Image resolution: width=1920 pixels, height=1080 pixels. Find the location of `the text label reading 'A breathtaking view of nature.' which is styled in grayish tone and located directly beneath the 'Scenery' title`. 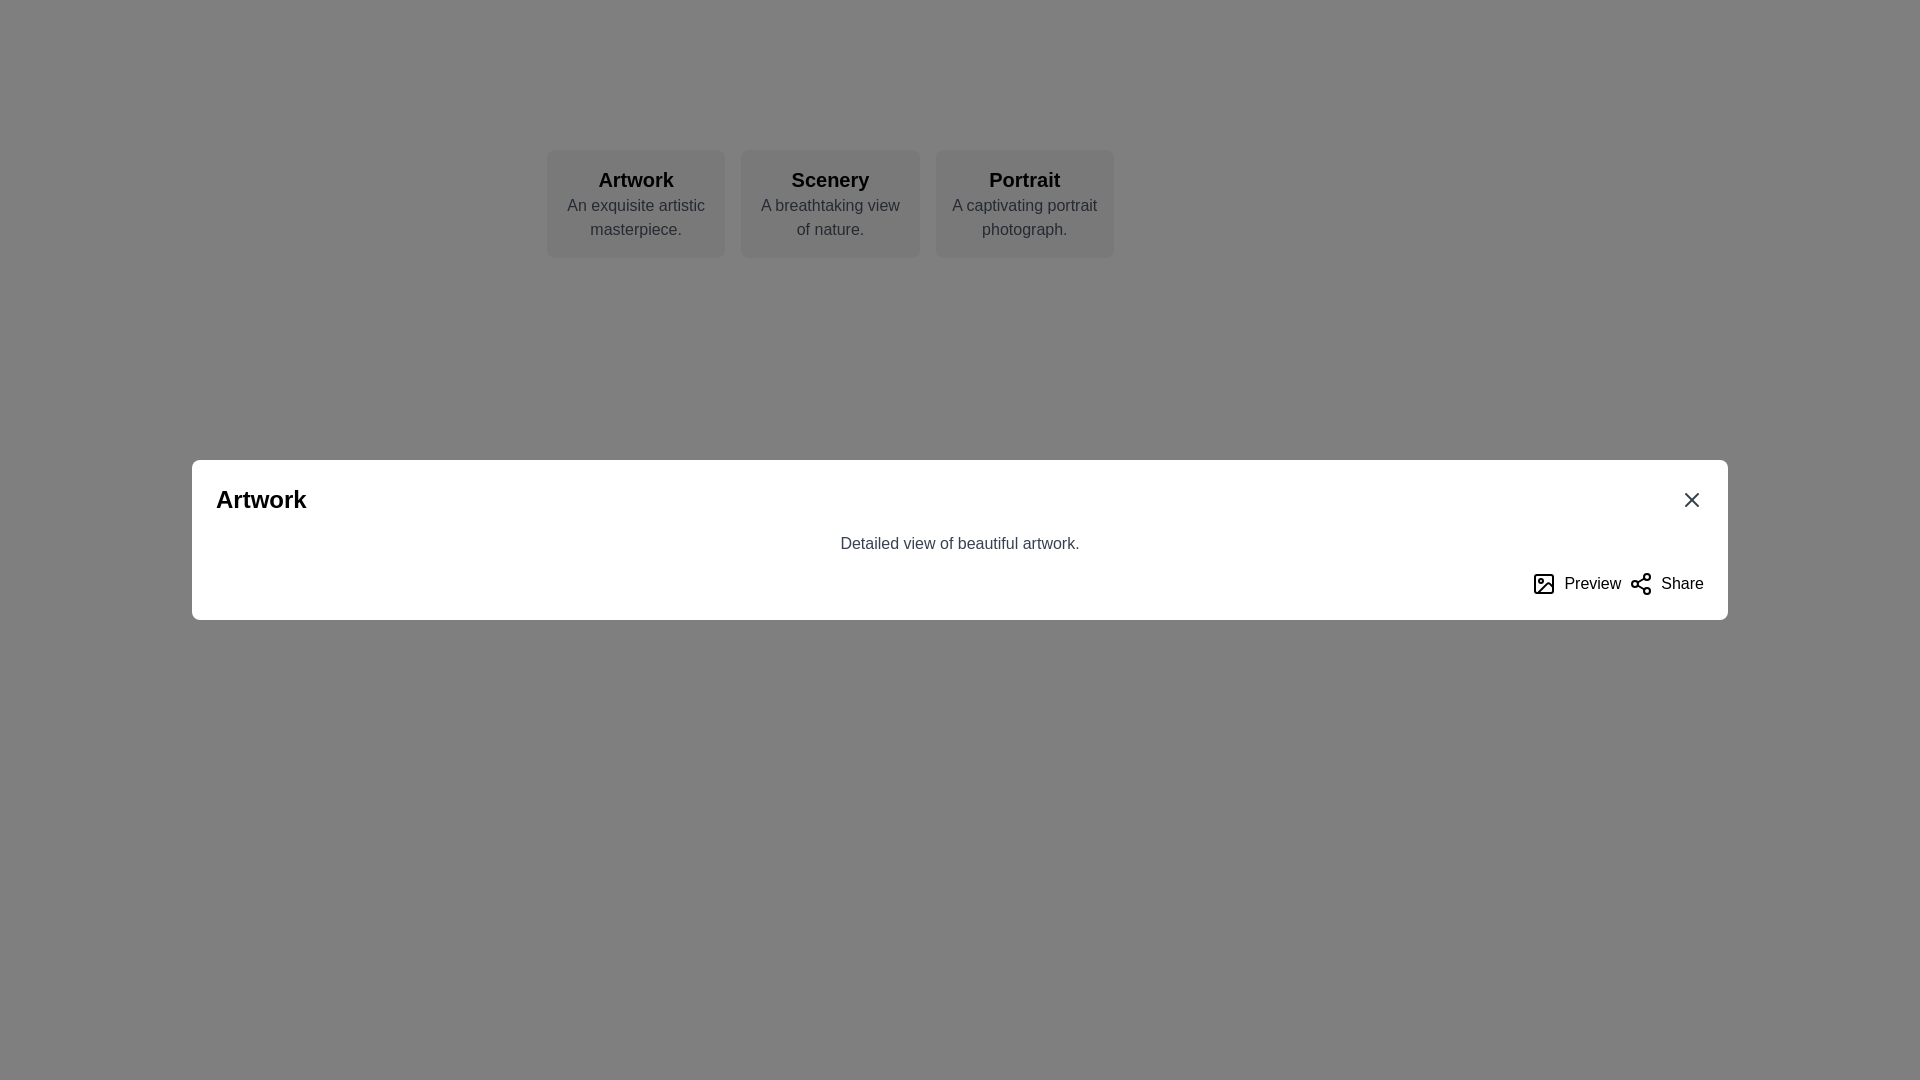

the text label reading 'A breathtaking view of nature.' which is styled in grayish tone and located directly beneath the 'Scenery' title is located at coordinates (830, 218).